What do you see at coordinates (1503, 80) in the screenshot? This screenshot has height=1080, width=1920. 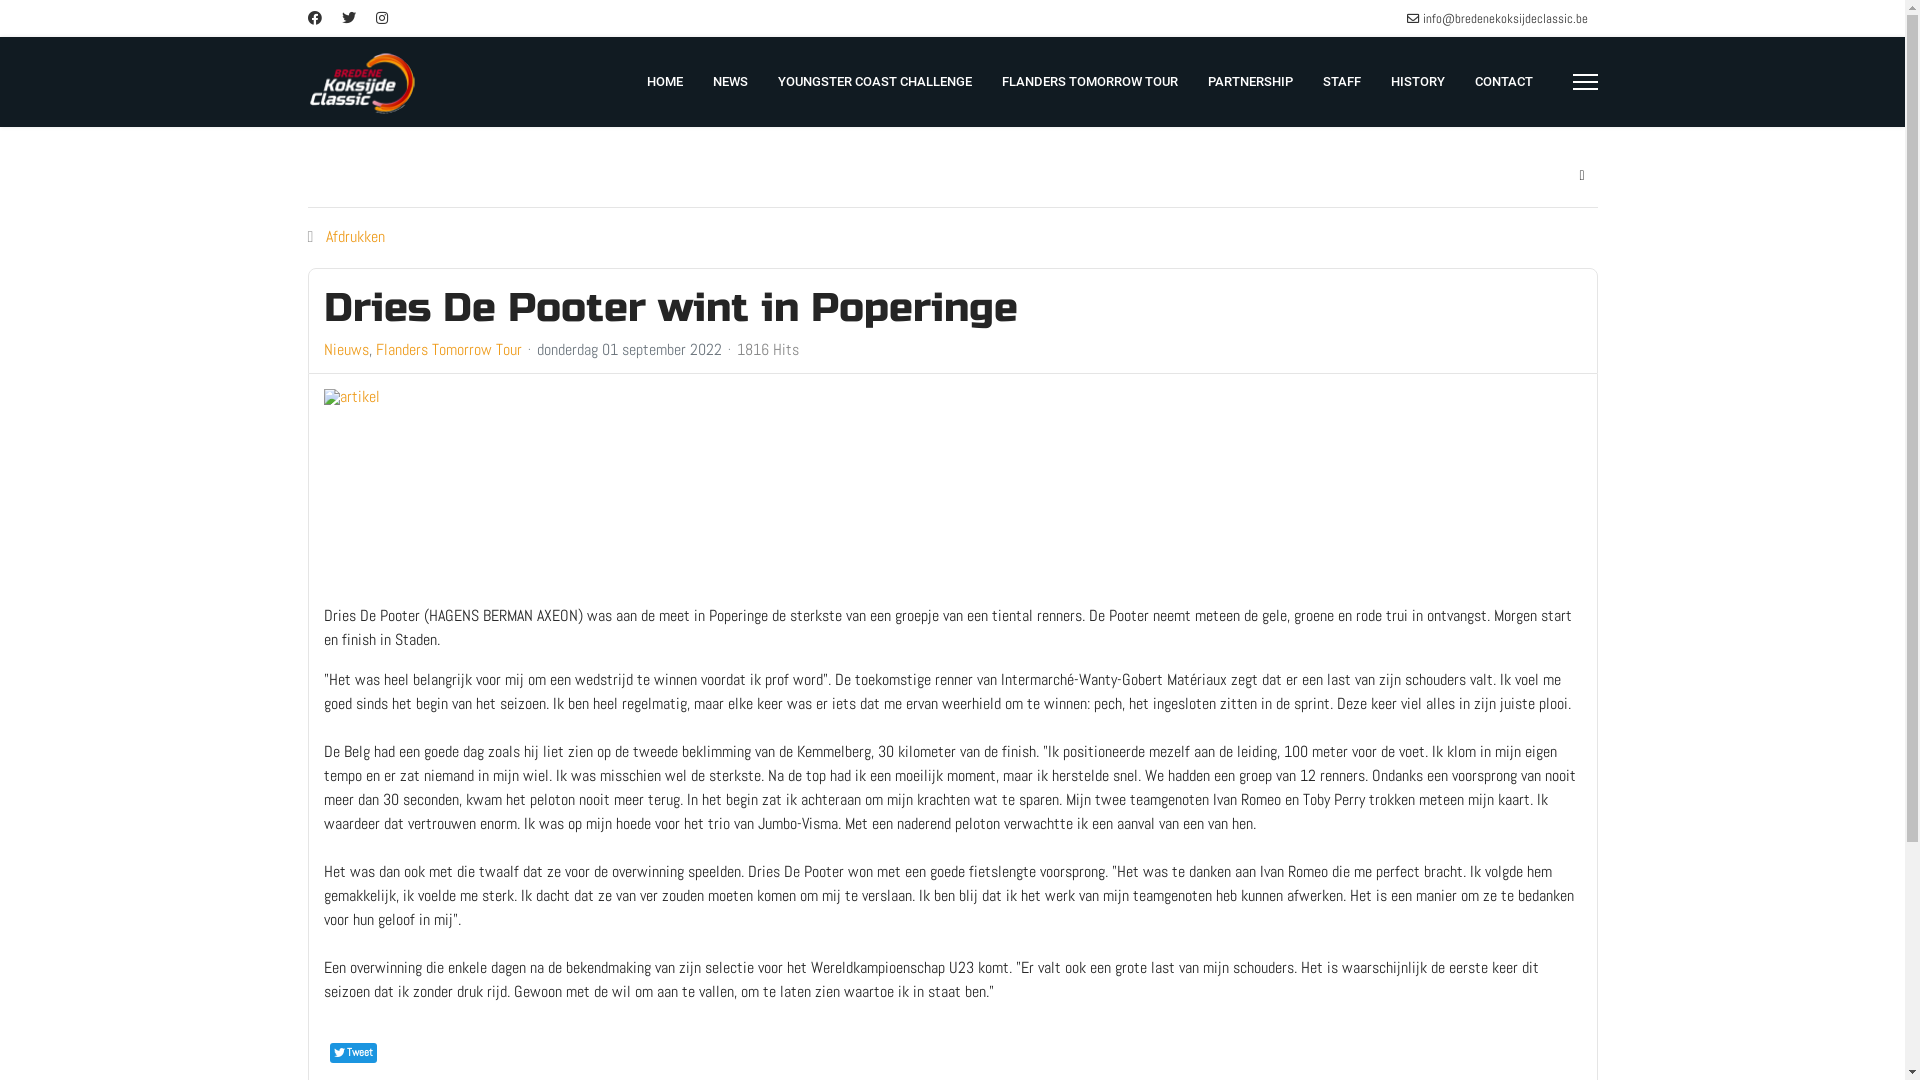 I see `'CONTACT'` at bounding box center [1503, 80].